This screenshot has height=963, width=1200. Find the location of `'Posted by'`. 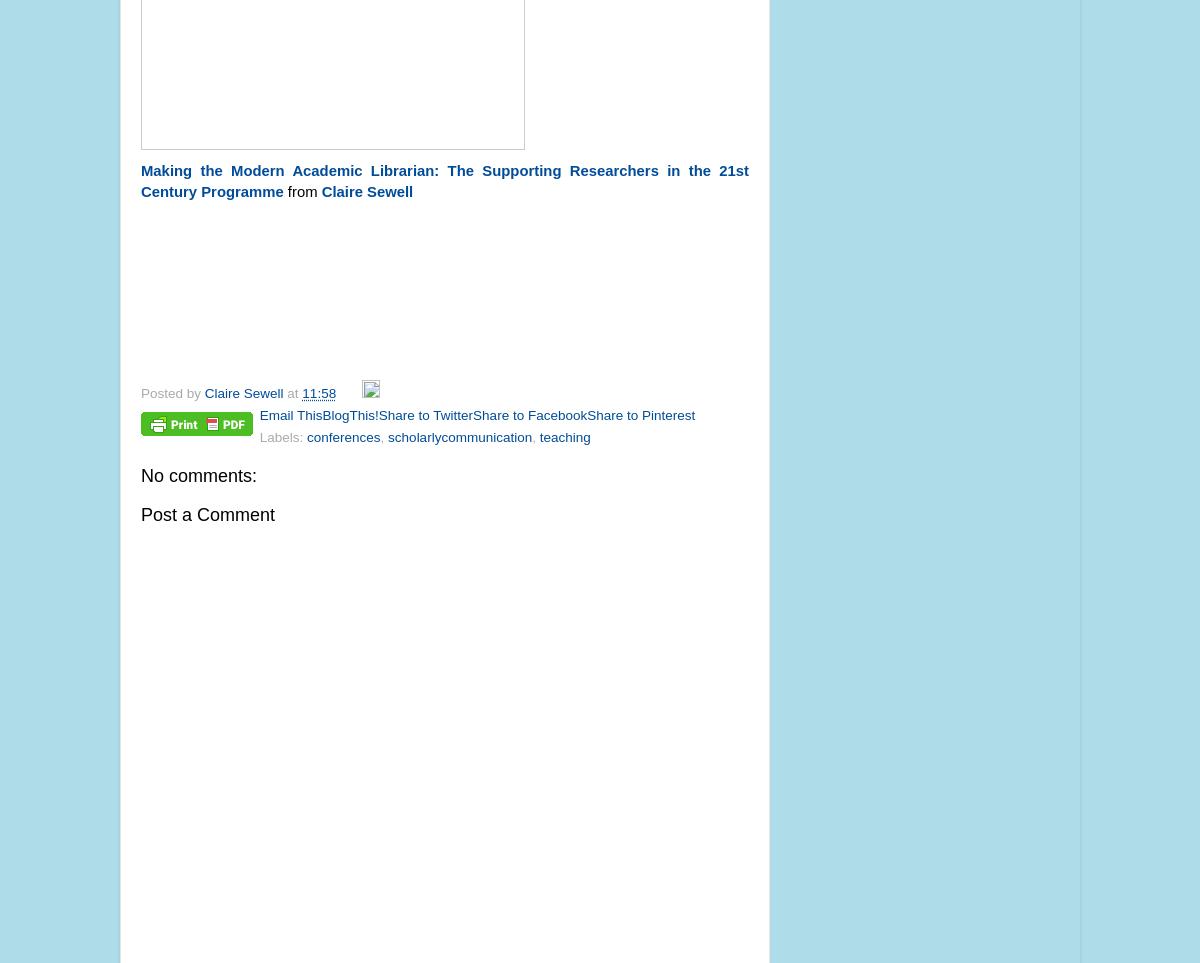

'Posted by' is located at coordinates (141, 392).